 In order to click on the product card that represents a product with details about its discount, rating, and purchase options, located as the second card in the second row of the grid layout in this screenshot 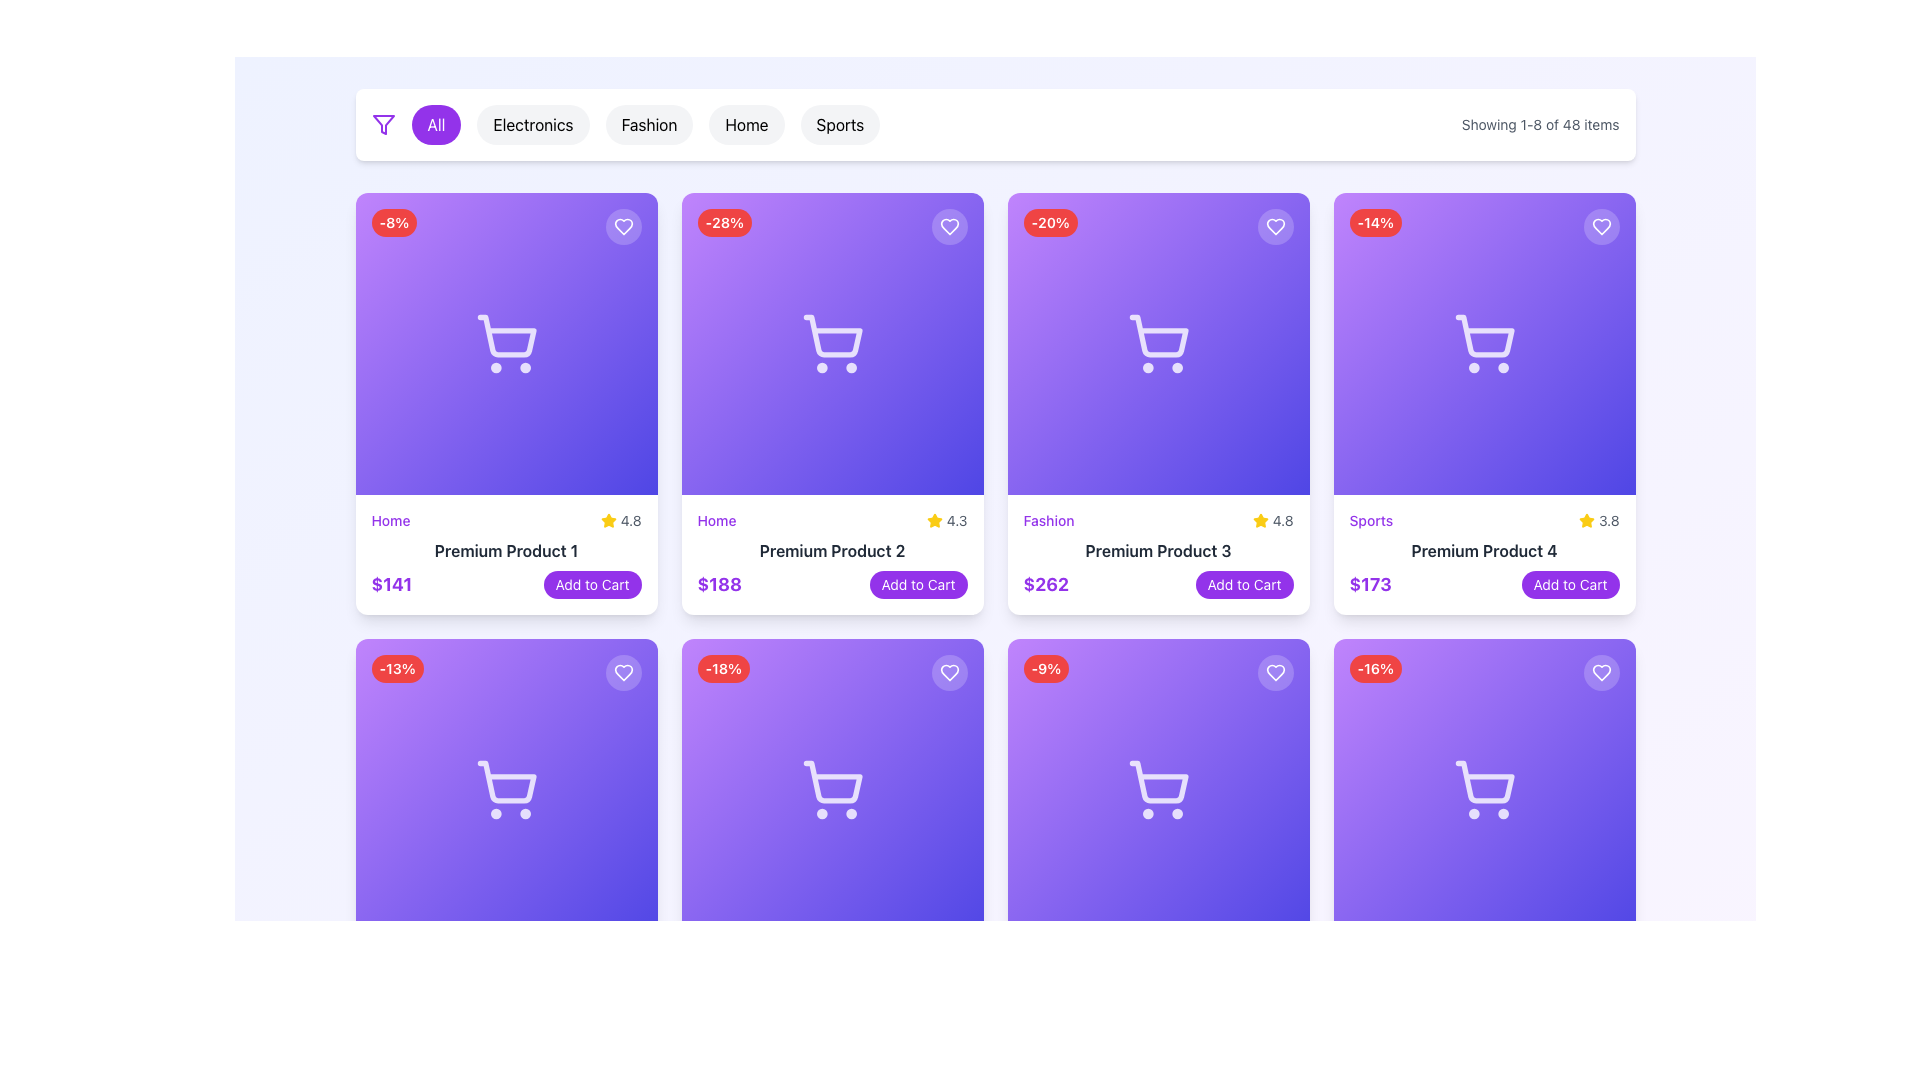, I will do `click(832, 849)`.